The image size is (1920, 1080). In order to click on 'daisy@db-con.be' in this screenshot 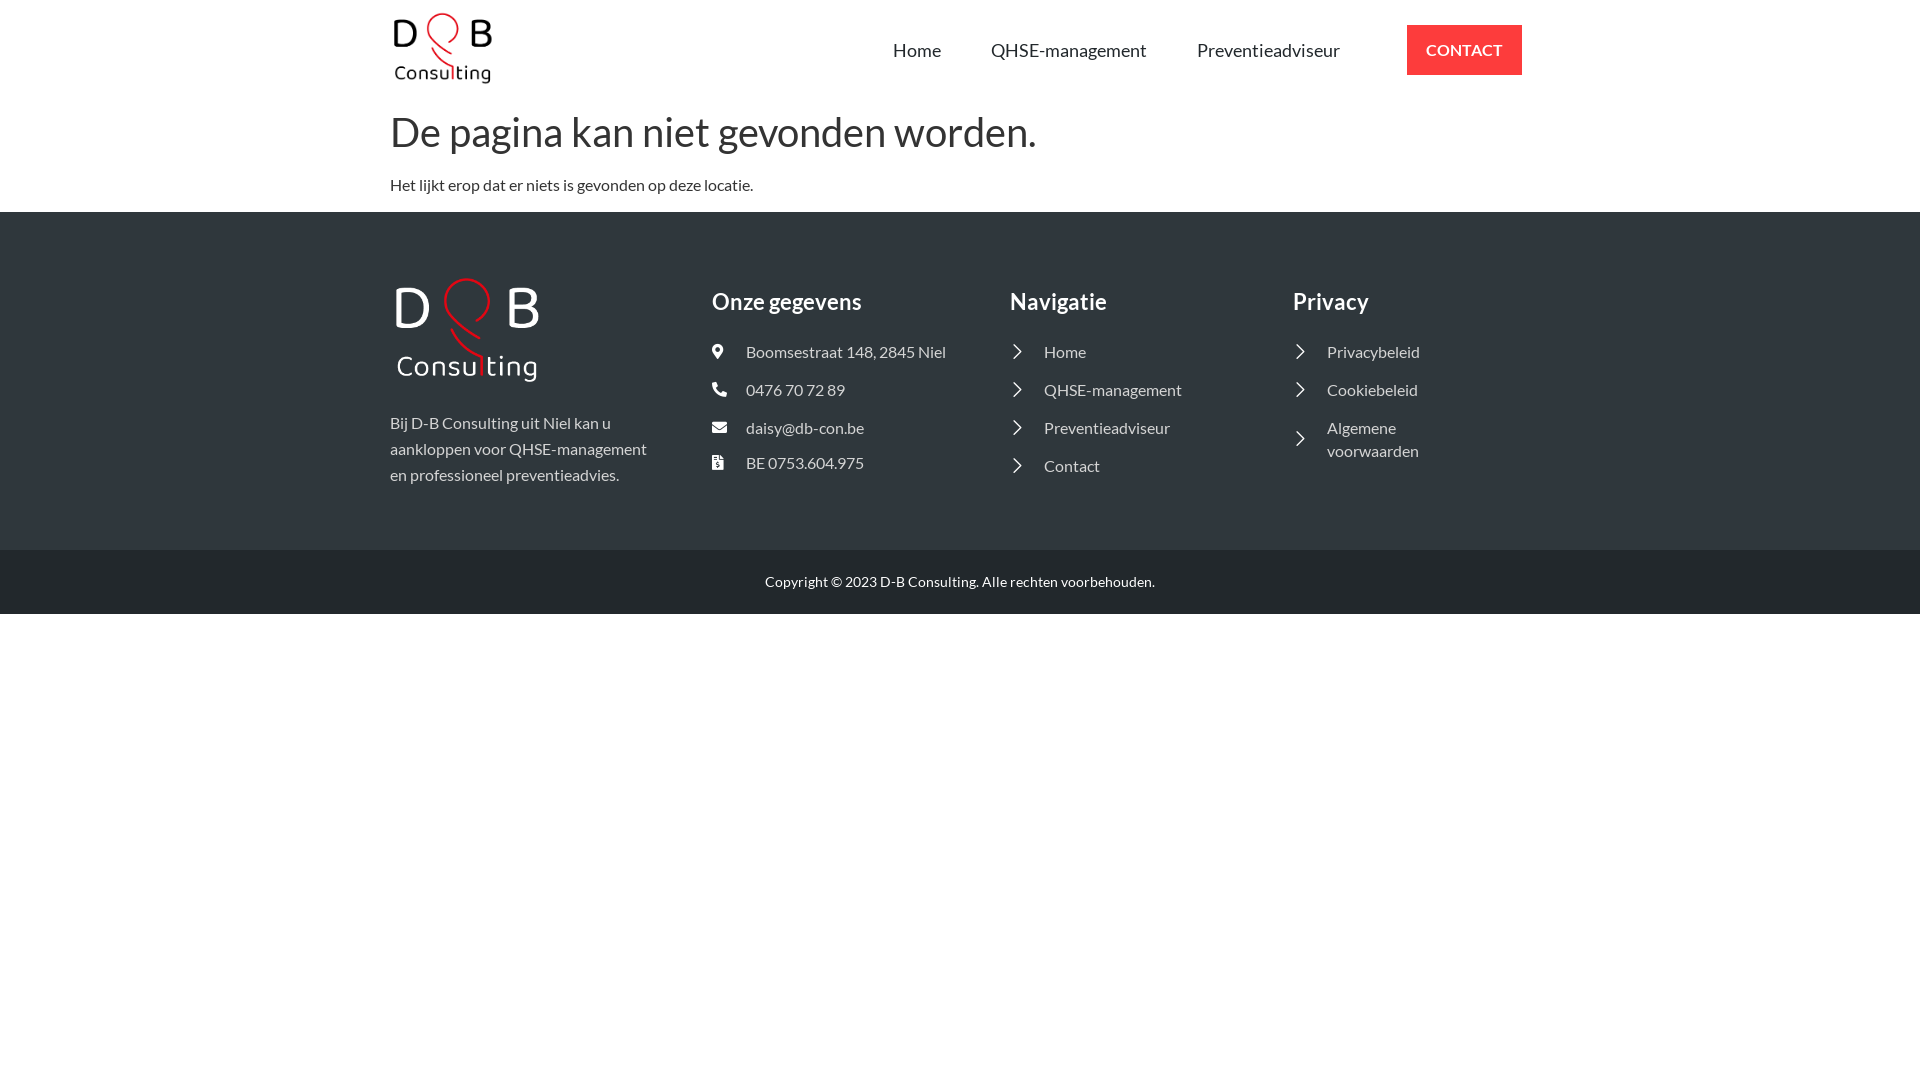, I will do `click(711, 426)`.